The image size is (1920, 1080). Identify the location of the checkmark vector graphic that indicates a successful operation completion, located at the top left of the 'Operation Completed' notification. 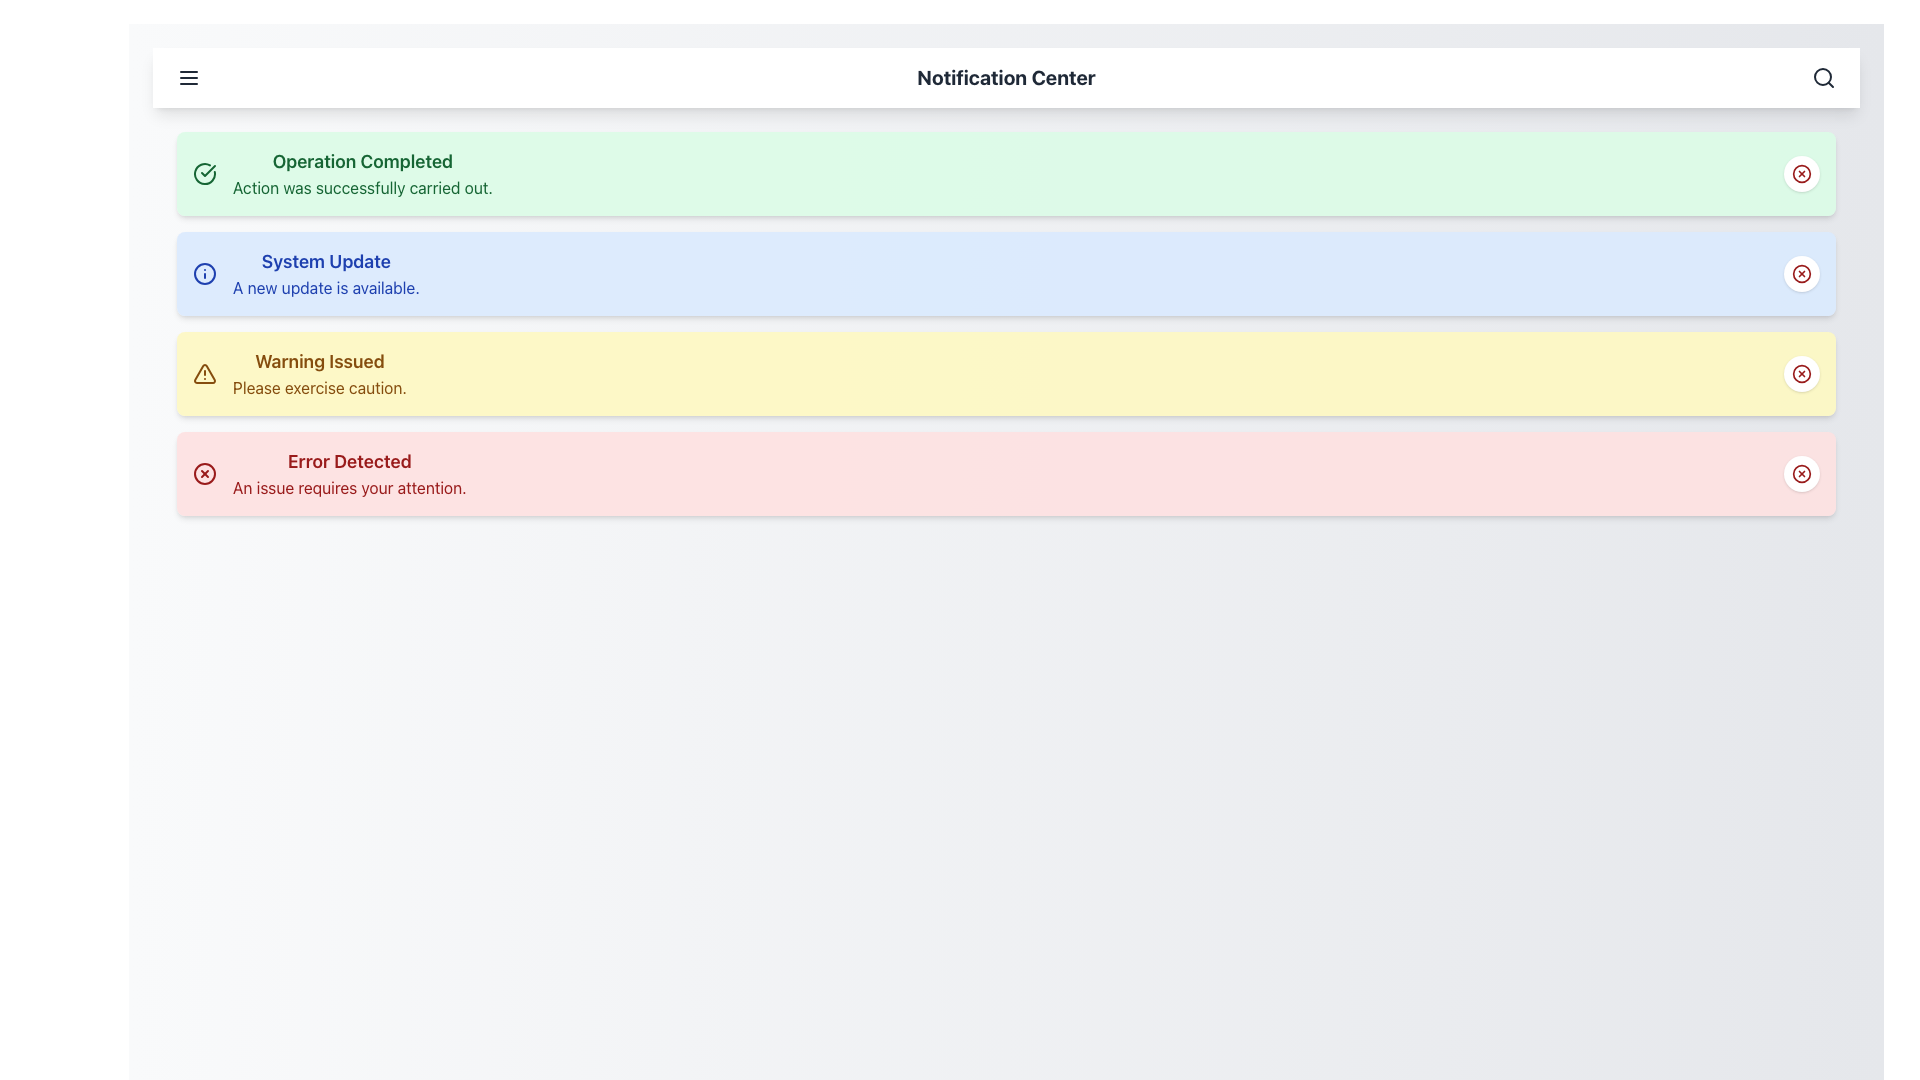
(208, 169).